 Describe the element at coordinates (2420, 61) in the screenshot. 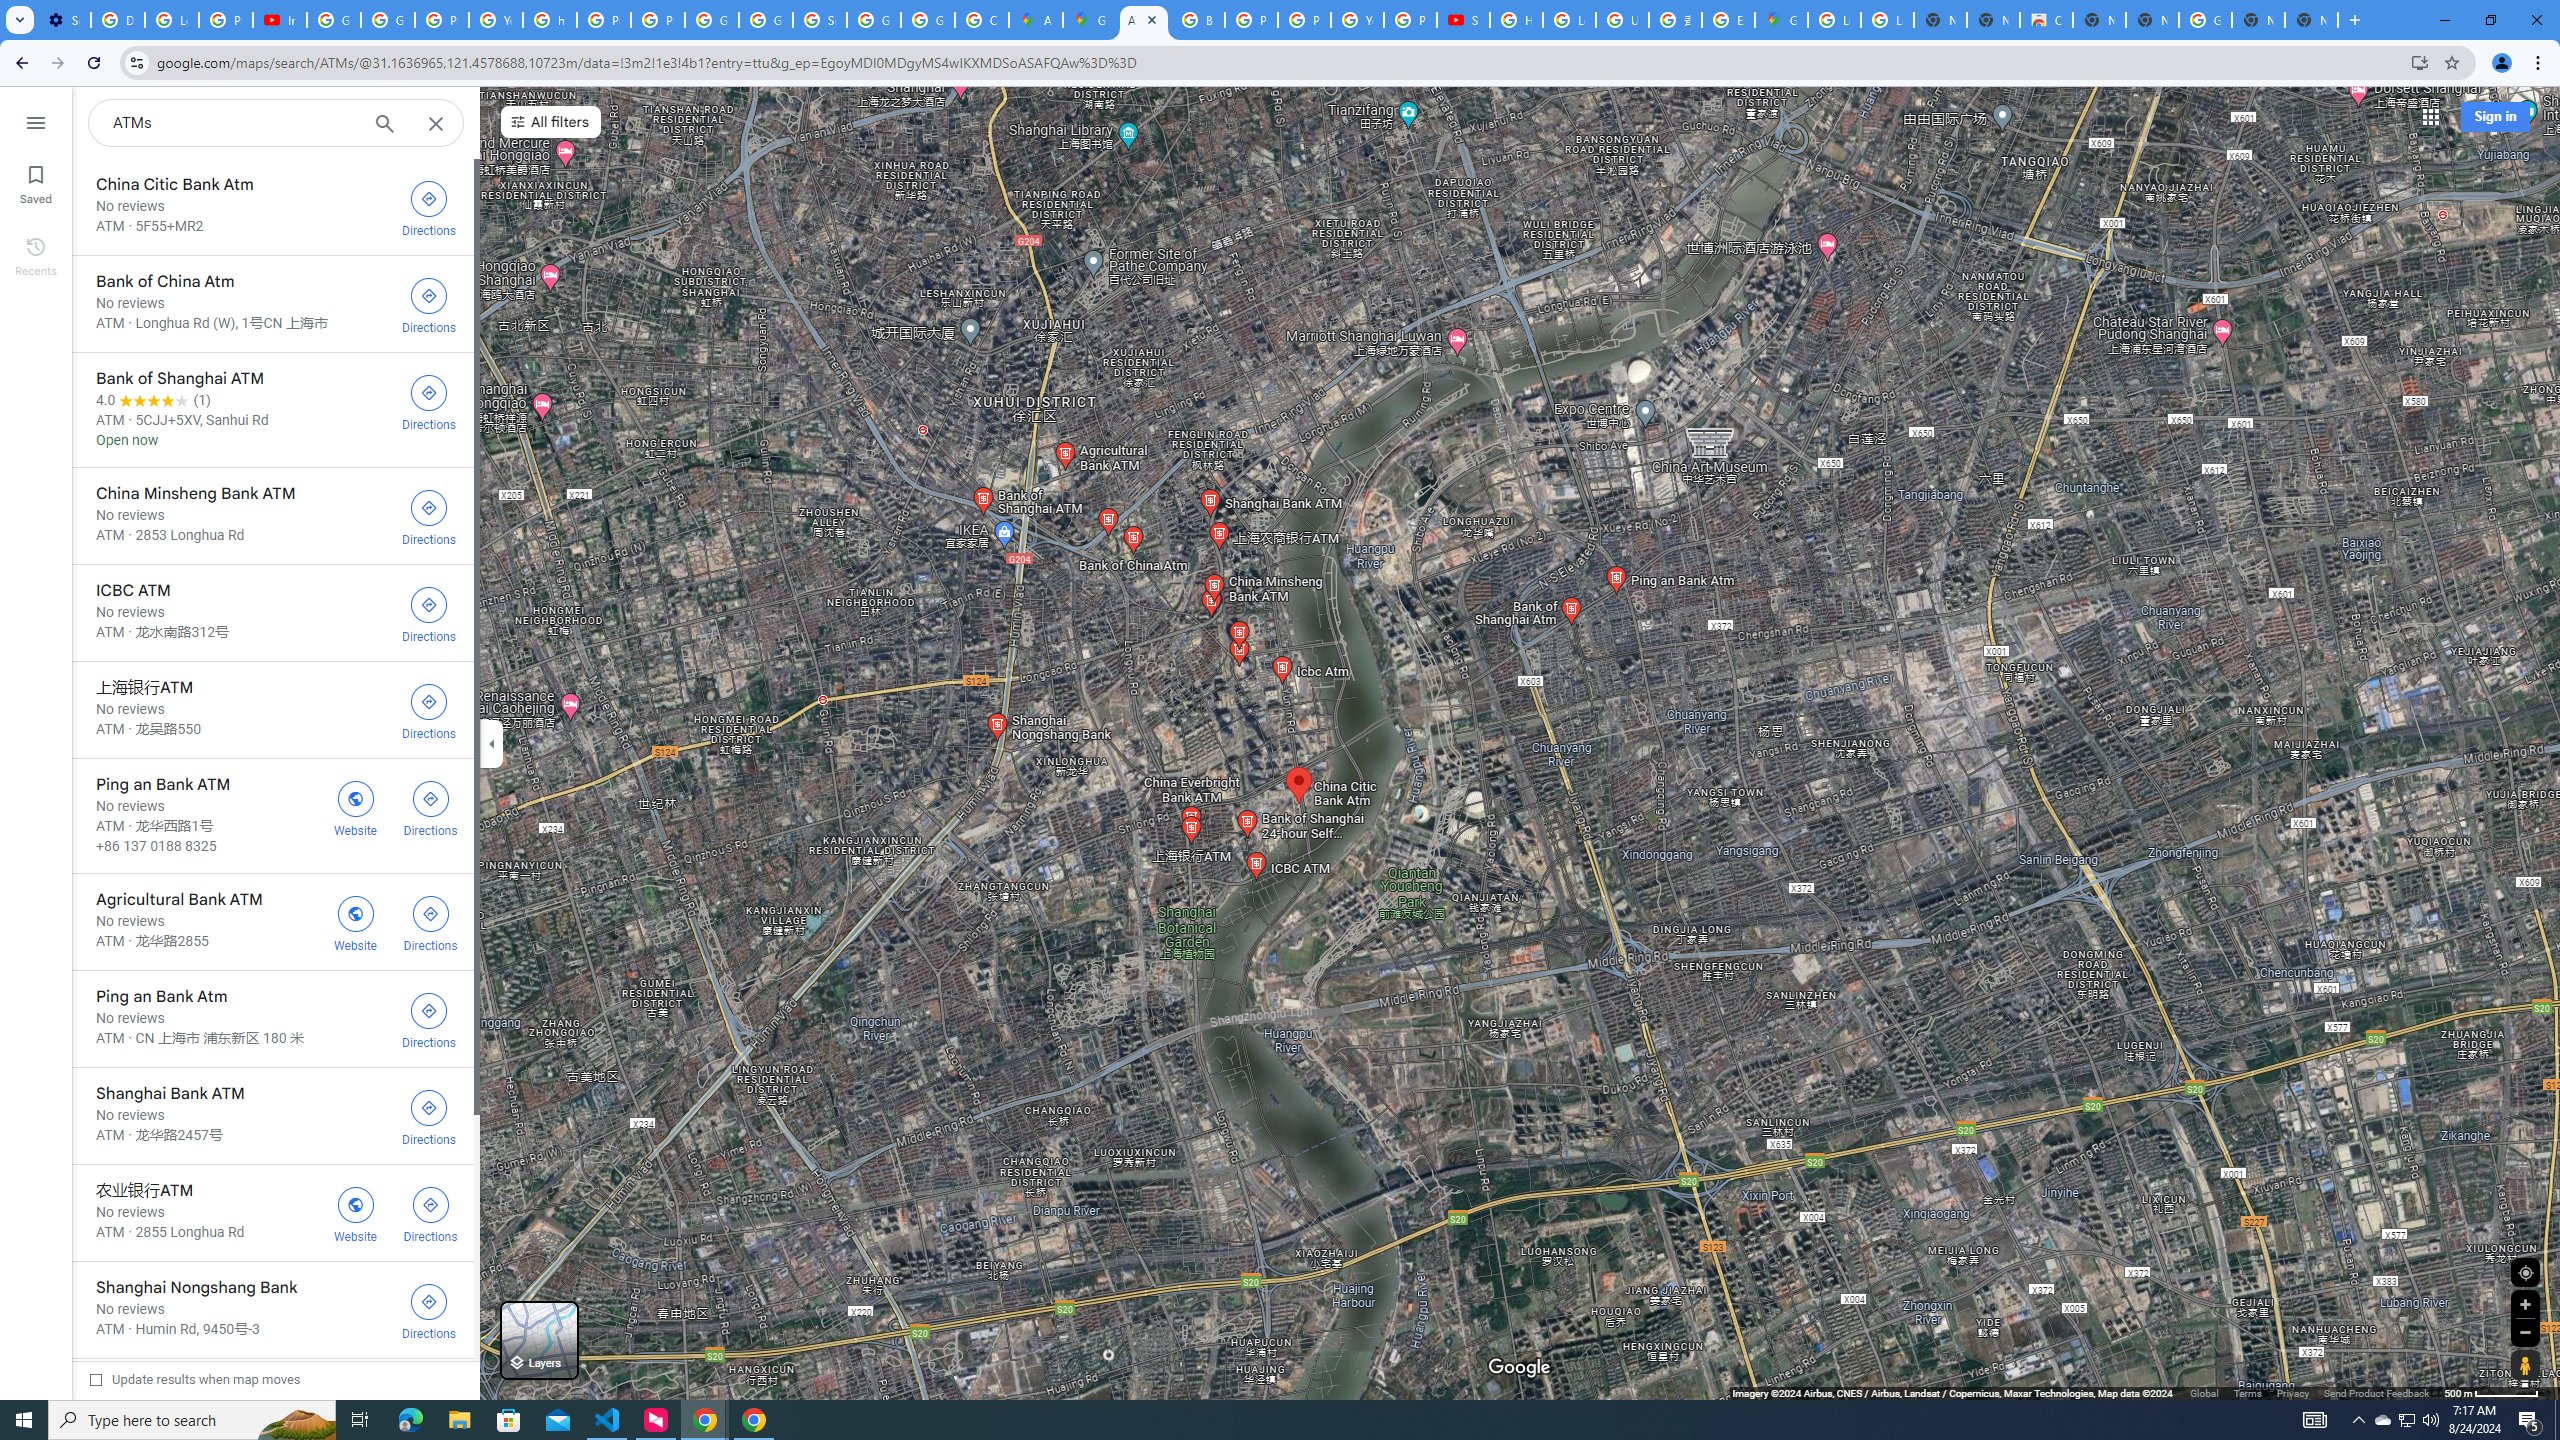

I see `'Install Google Maps'` at that location.